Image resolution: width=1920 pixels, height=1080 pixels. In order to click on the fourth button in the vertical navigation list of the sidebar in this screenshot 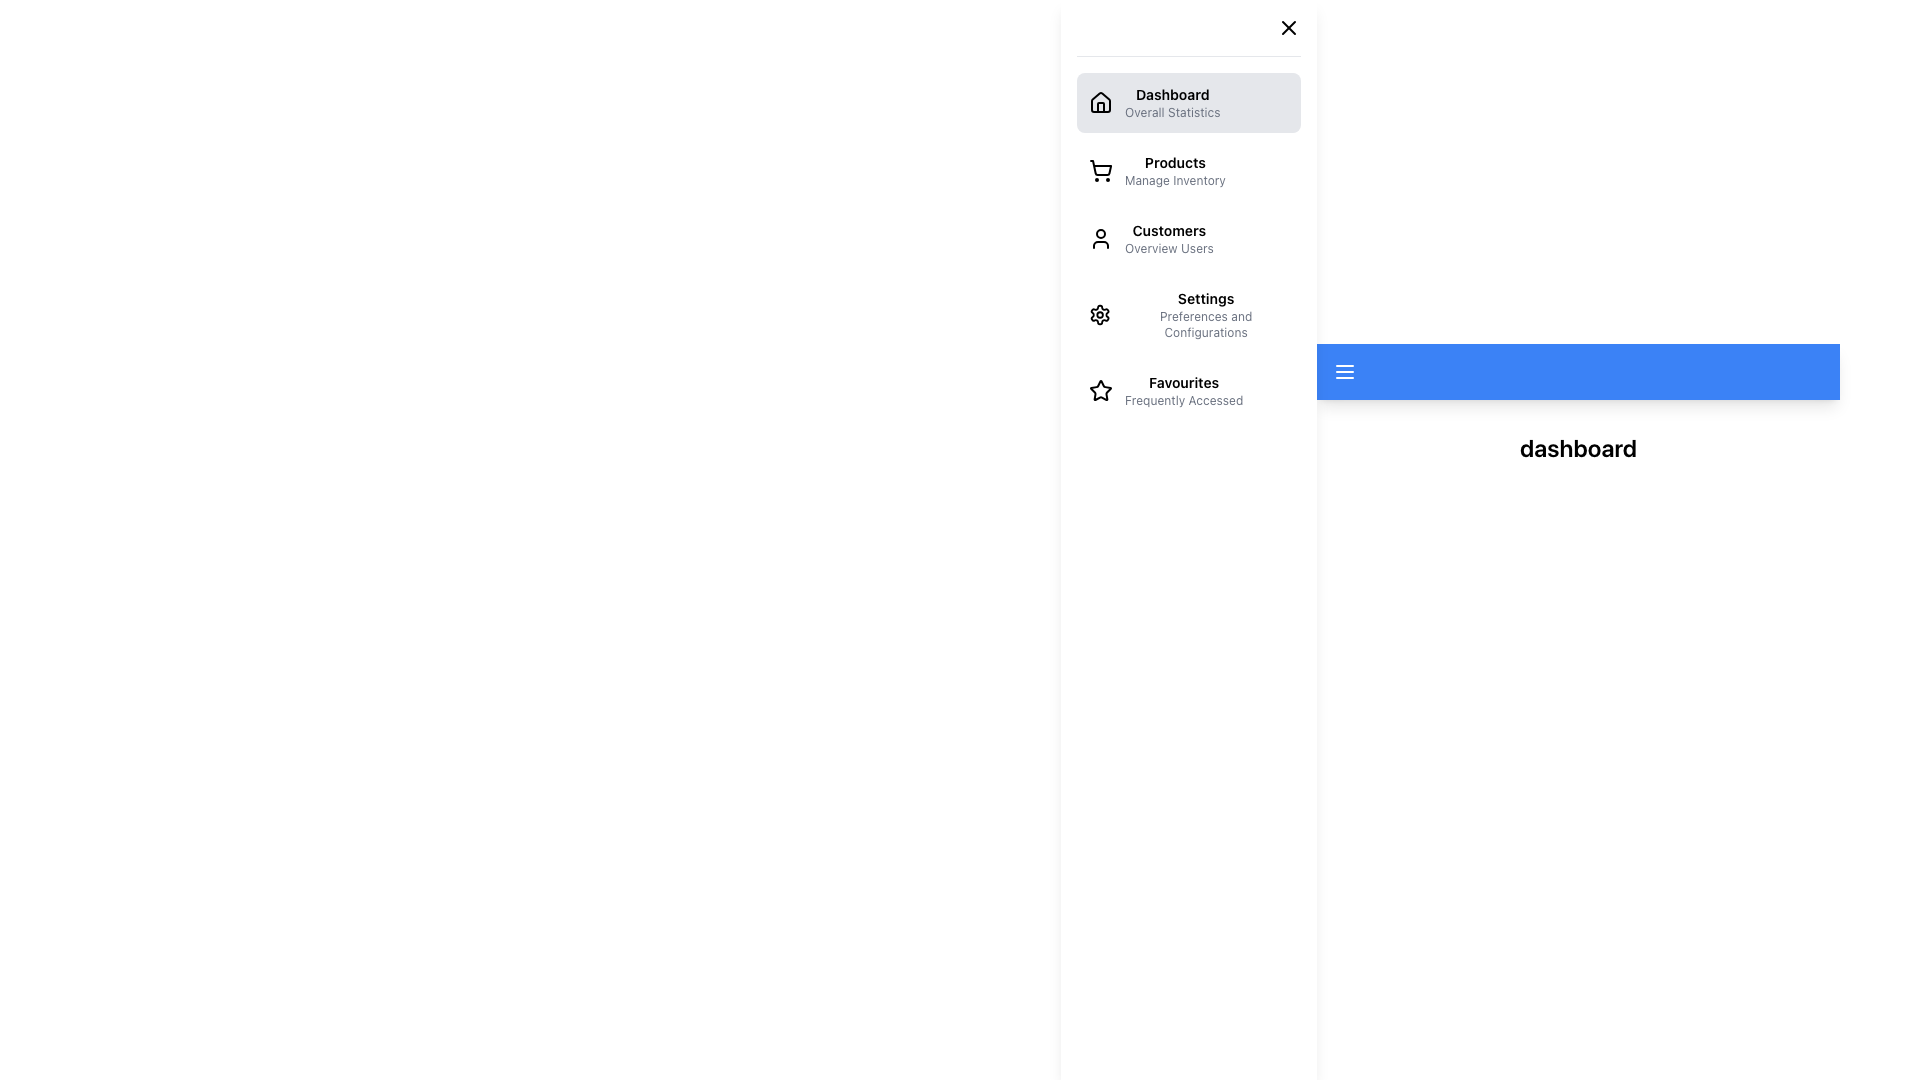, I will do `click(1189, 315)`.